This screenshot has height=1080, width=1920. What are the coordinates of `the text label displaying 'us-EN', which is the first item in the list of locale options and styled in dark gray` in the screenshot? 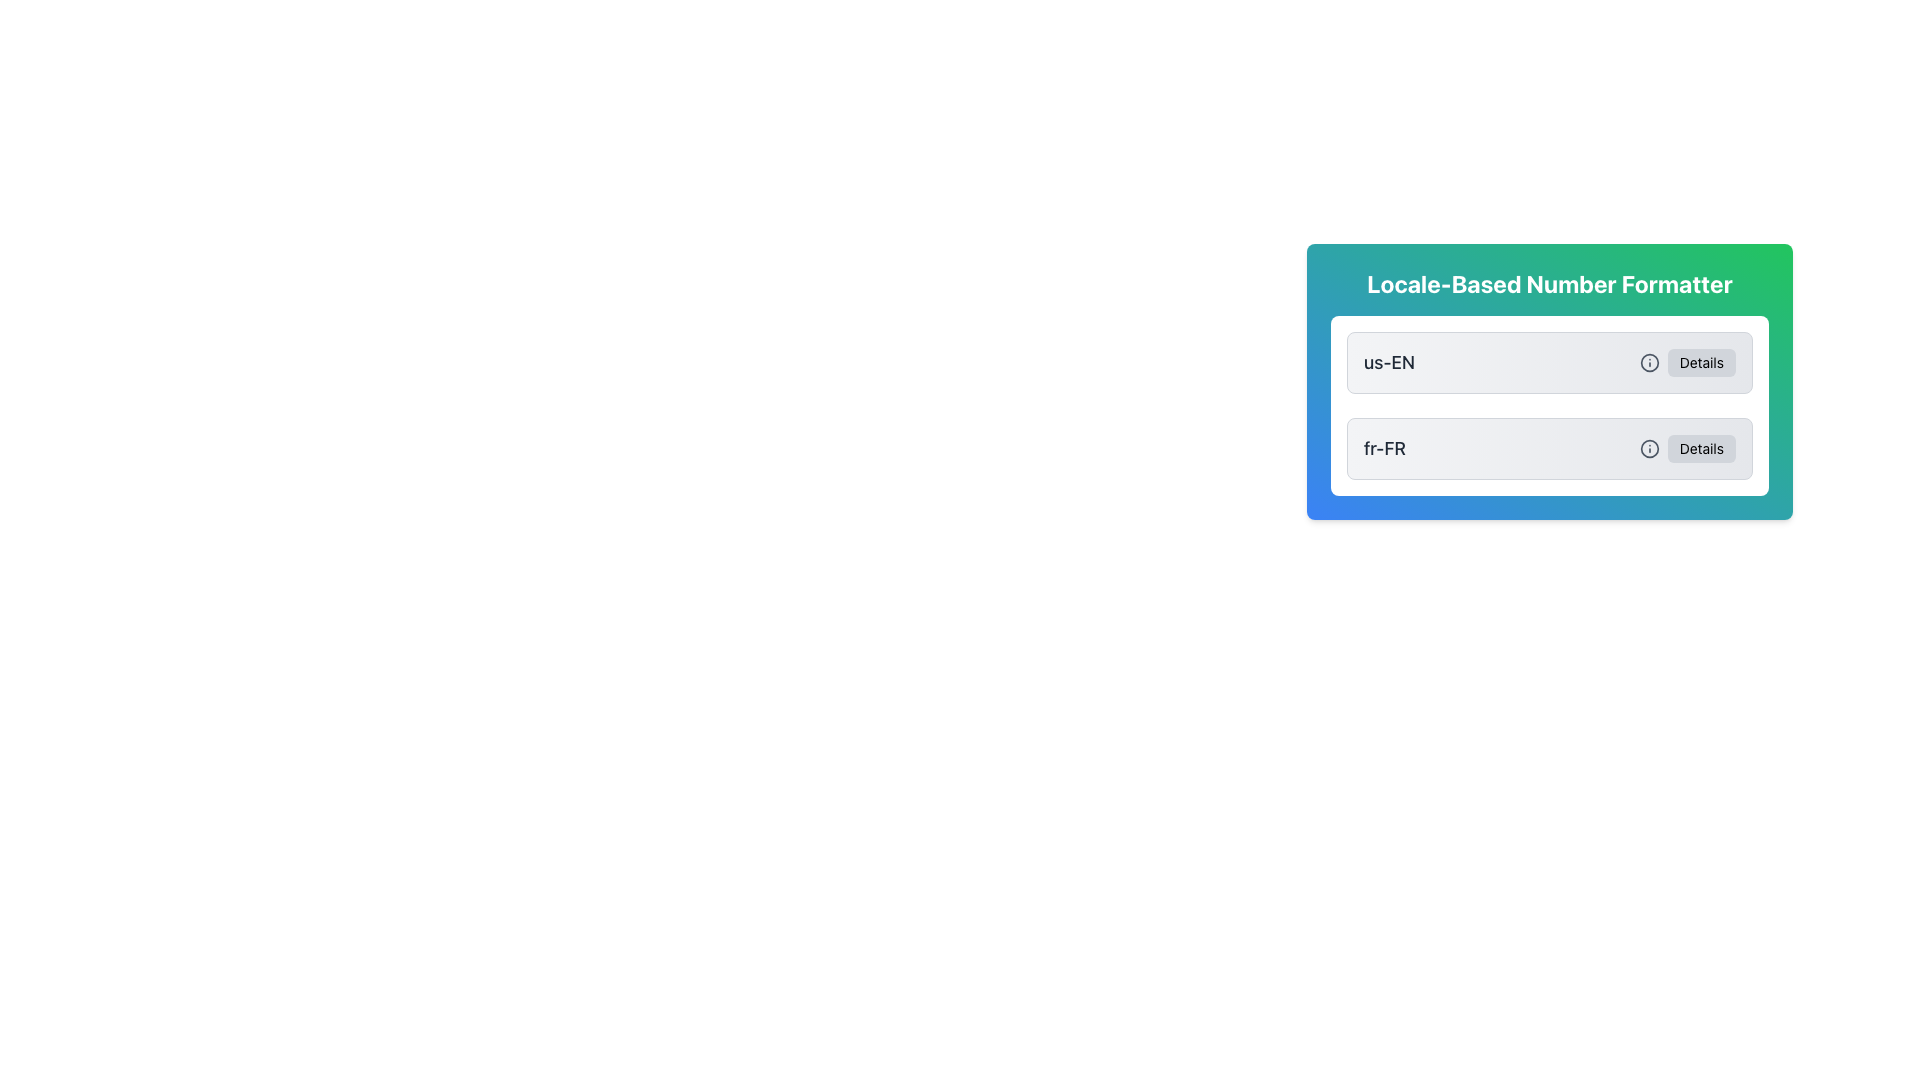 It's located at (1388, 362).